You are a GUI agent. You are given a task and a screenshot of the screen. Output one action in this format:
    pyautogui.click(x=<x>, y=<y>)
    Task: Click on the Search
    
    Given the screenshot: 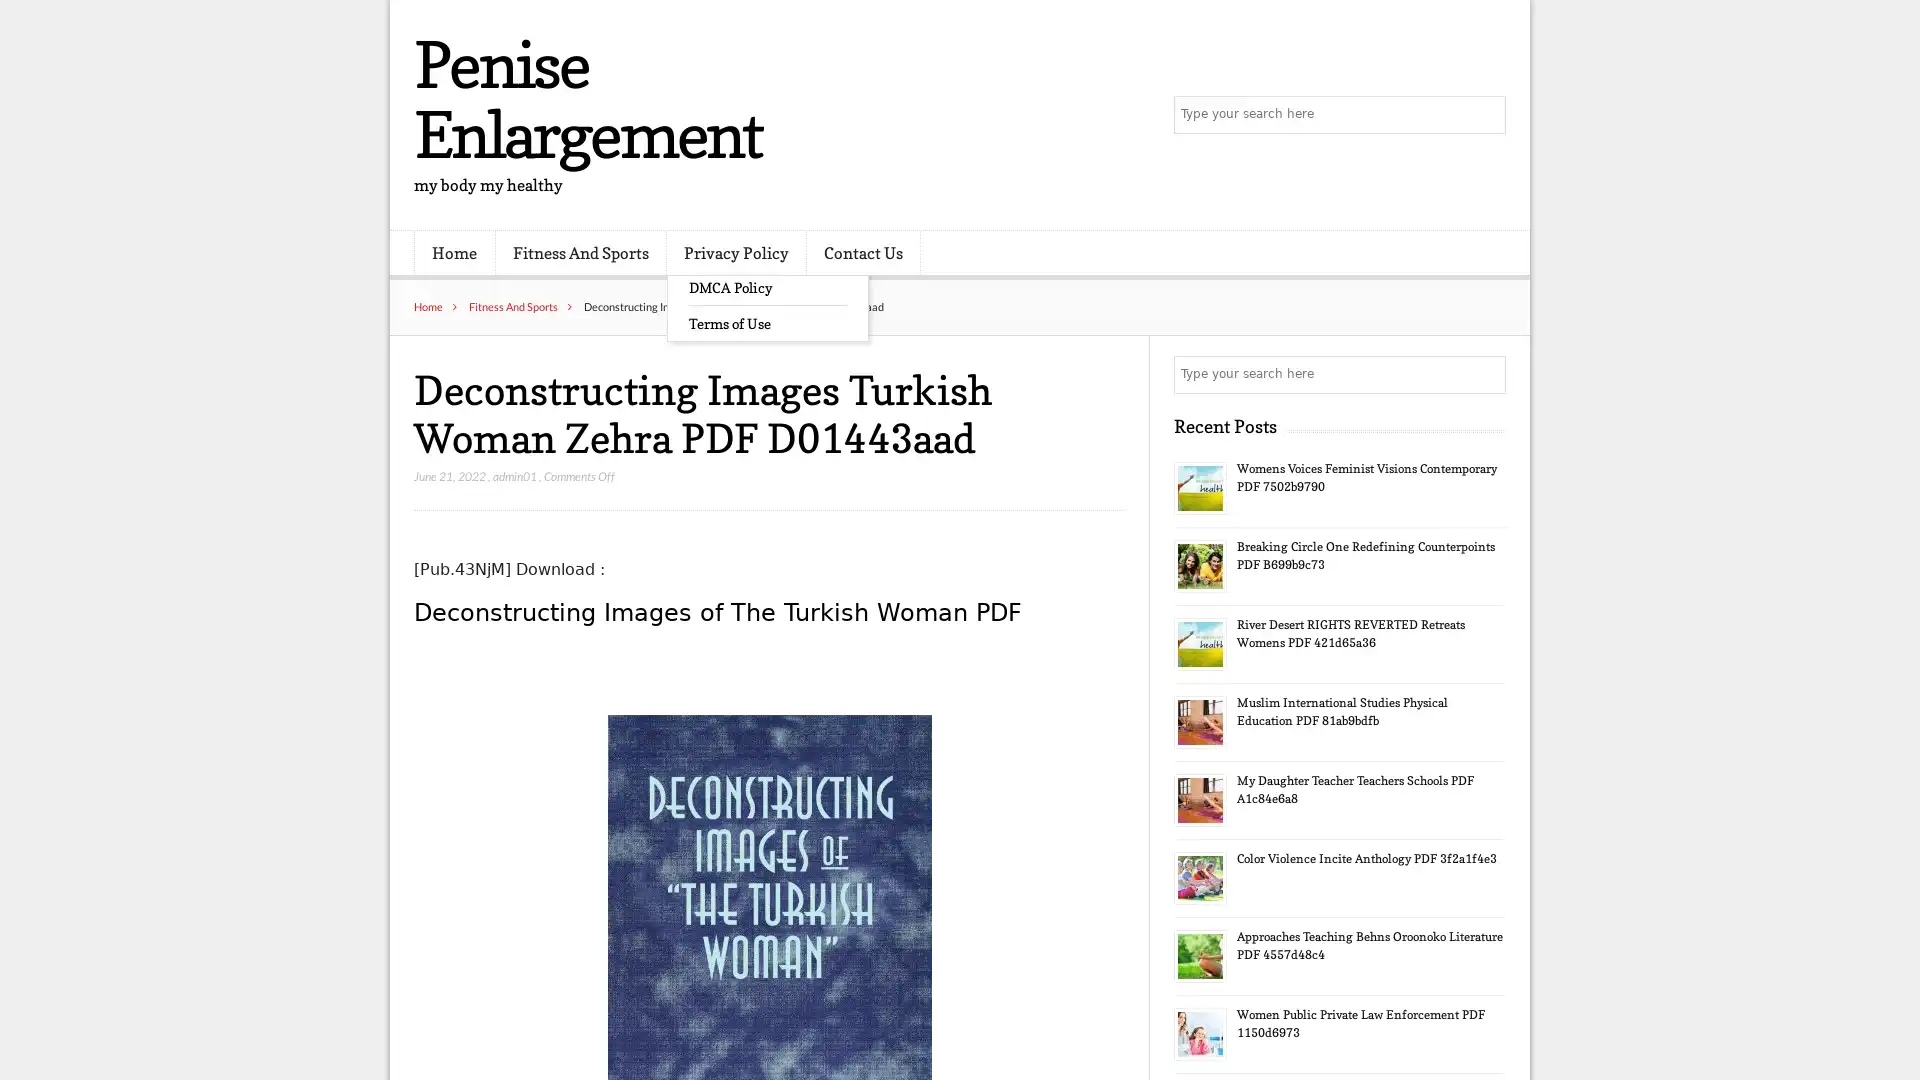 What is the action you would take?
    pyautogui.click(x=1485, y=374)
    